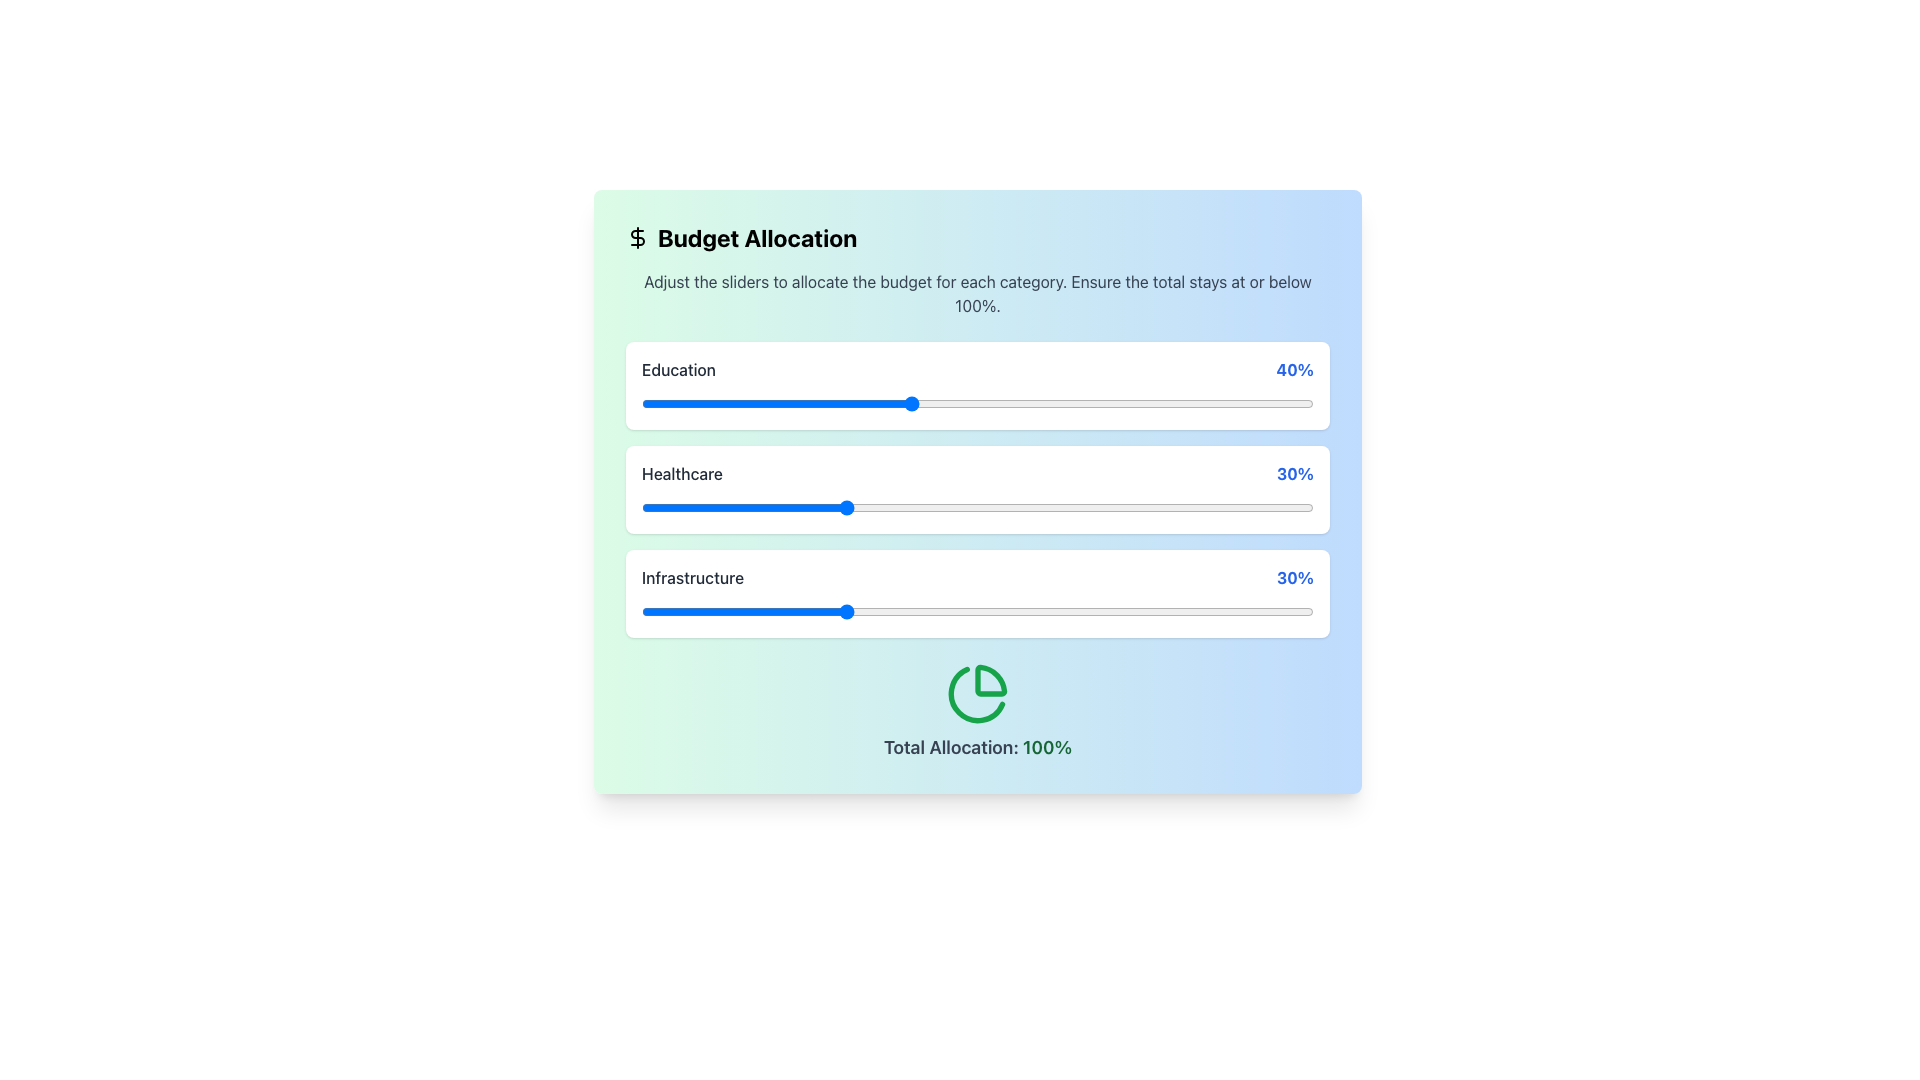  Describe the element at coordinates (693, 578) in the screenshot. I see `the label that identifies the slider and percentage value for the 'Infrastructure' budget allocation, which is located in the 'Budget Allocation' section above the slider and aligned with '30%' text` at that location.